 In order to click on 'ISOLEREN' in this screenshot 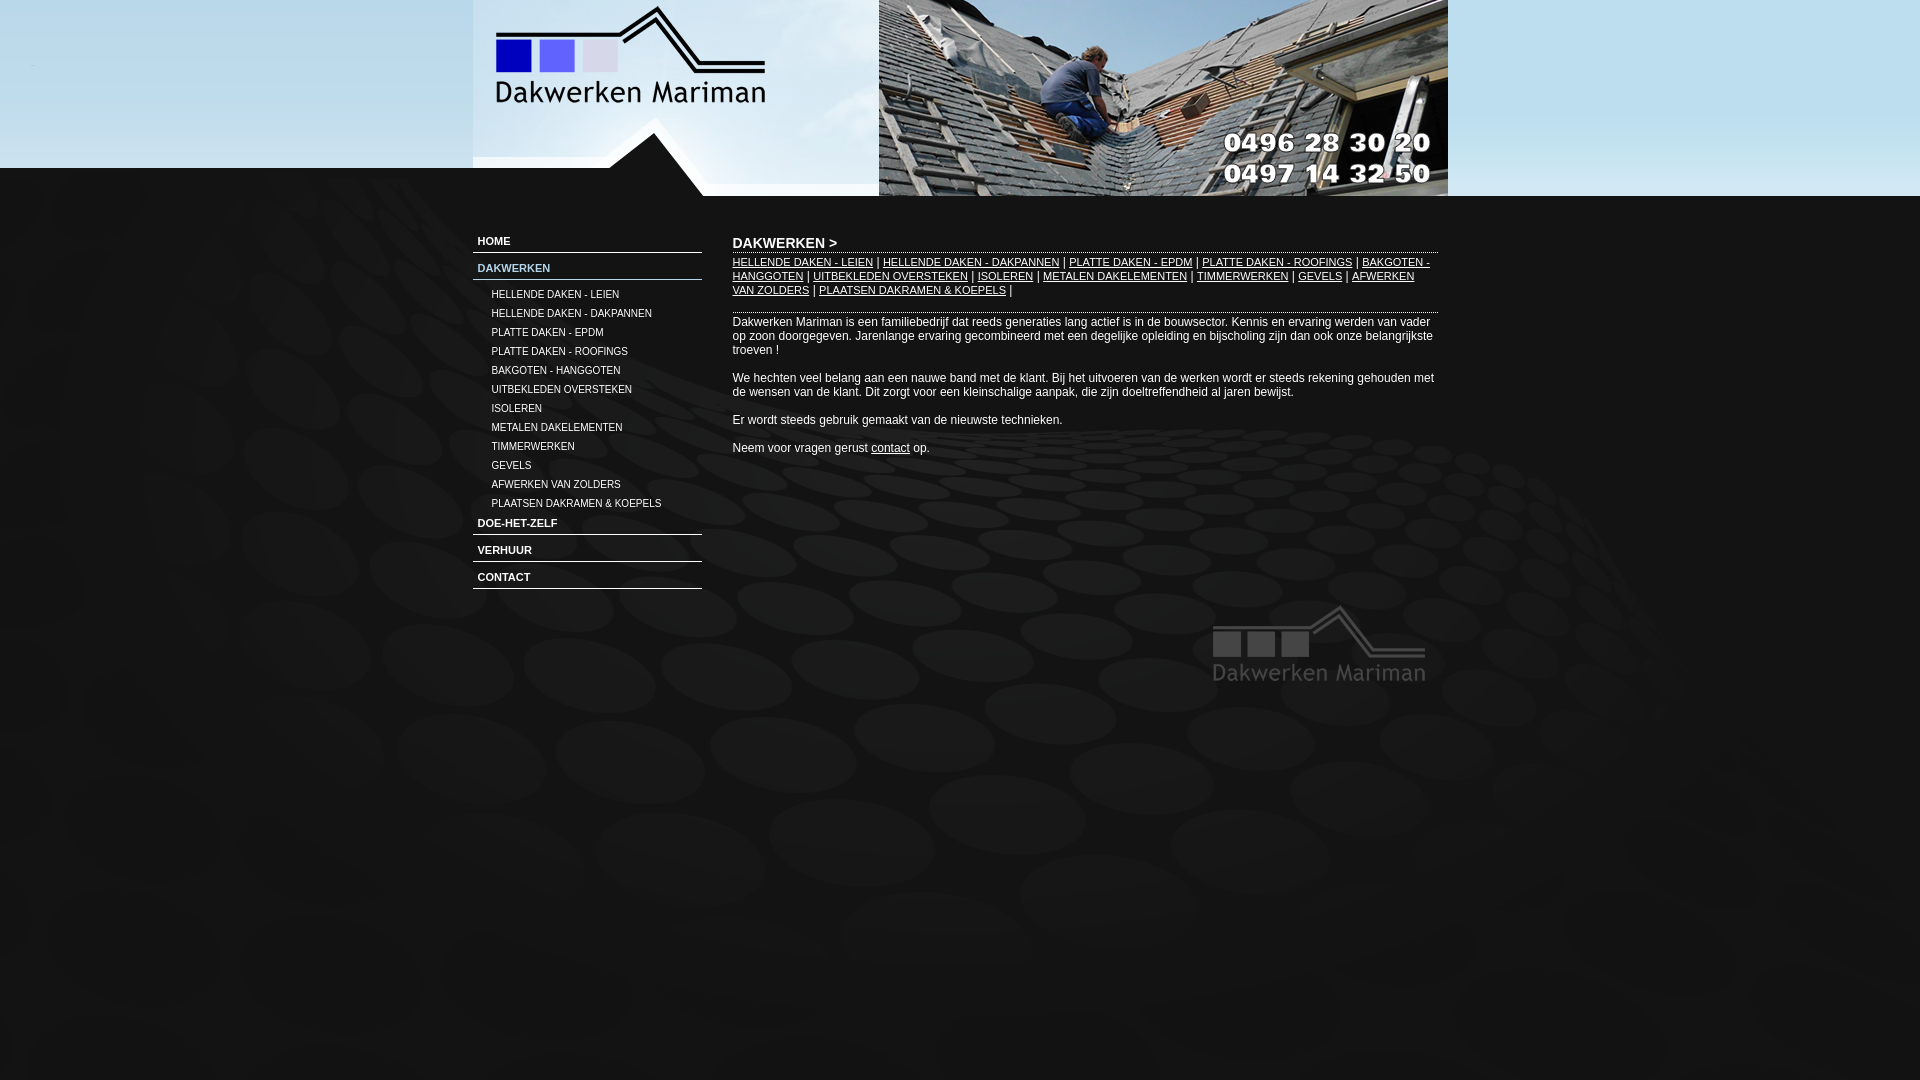, I will do `click(474, 406)`.